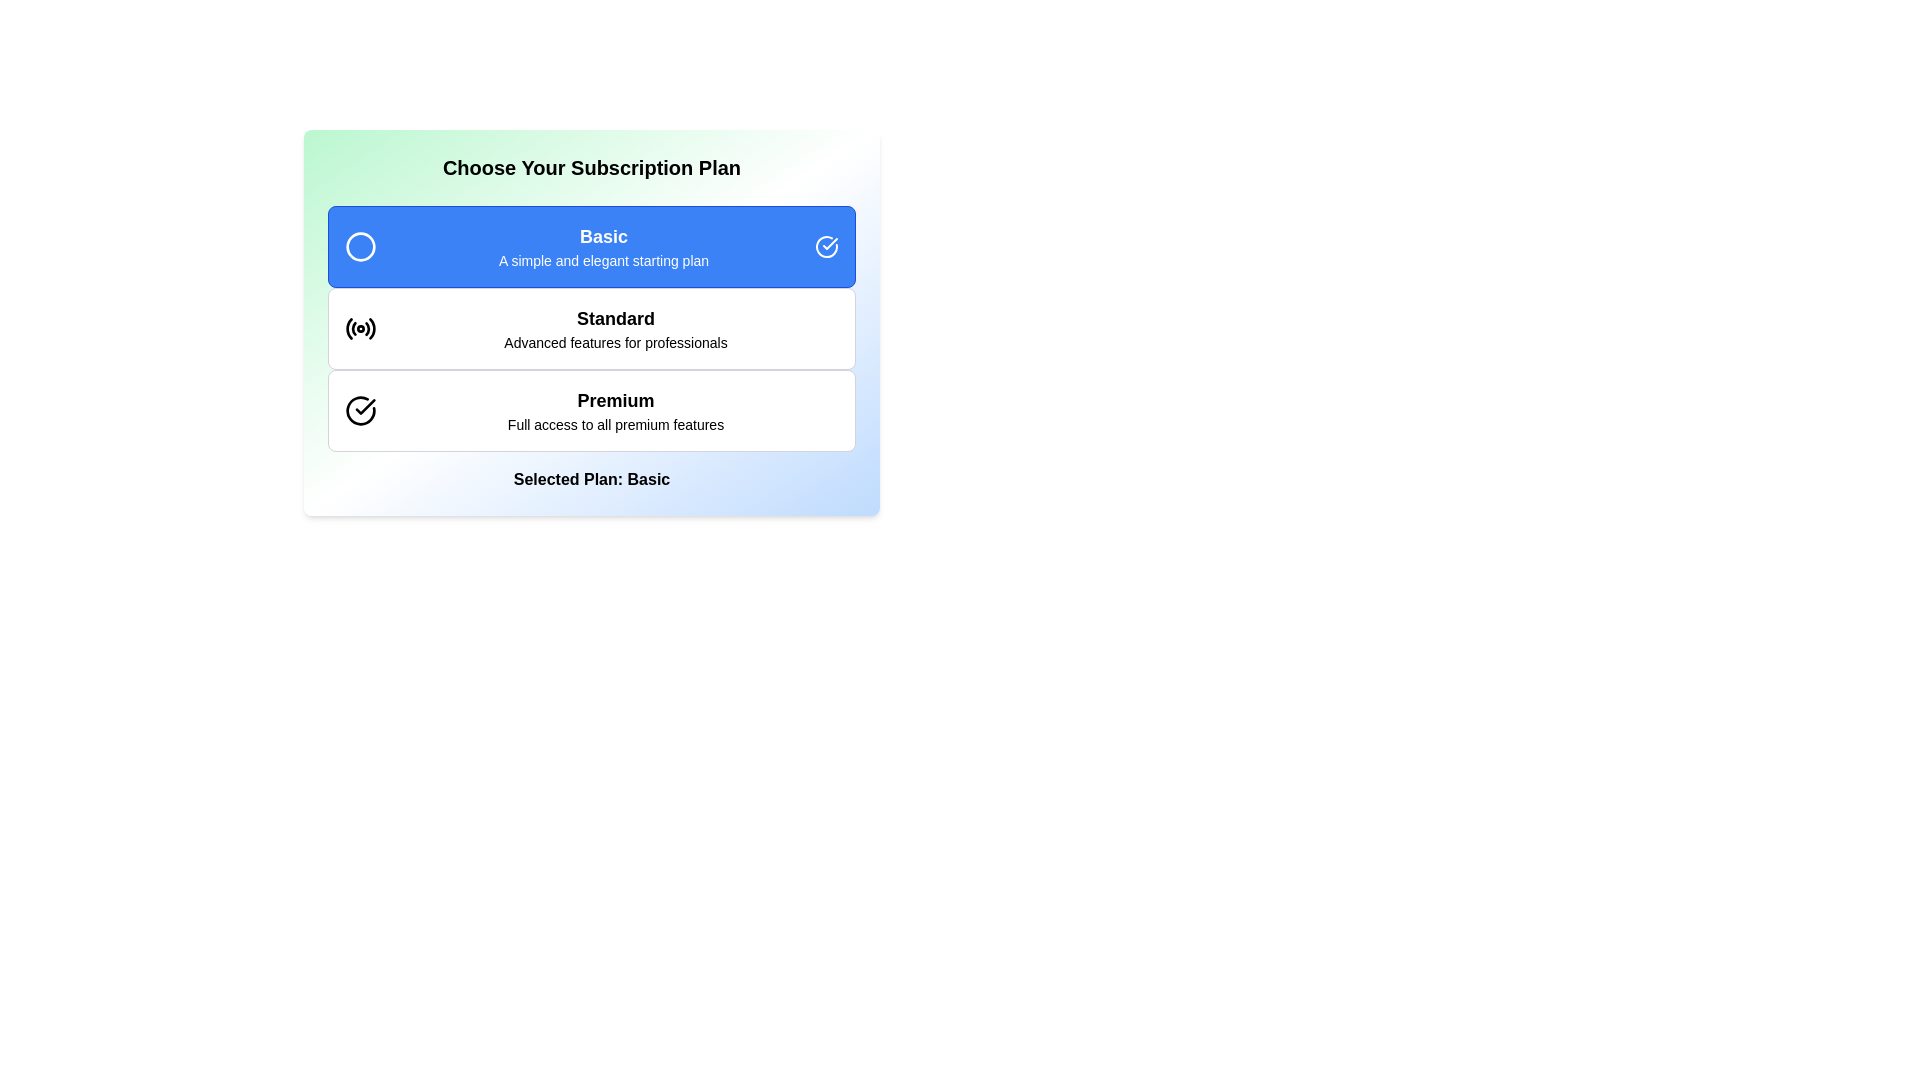 Image resolution: width=1920 pixels, height=1080 pixels. What do you see at coordinates (360, 245) in the screenshot?
I see `the 'Basic' subscription plan icon located at the left side of the subscription option panel` at bounding box center [360, 245].